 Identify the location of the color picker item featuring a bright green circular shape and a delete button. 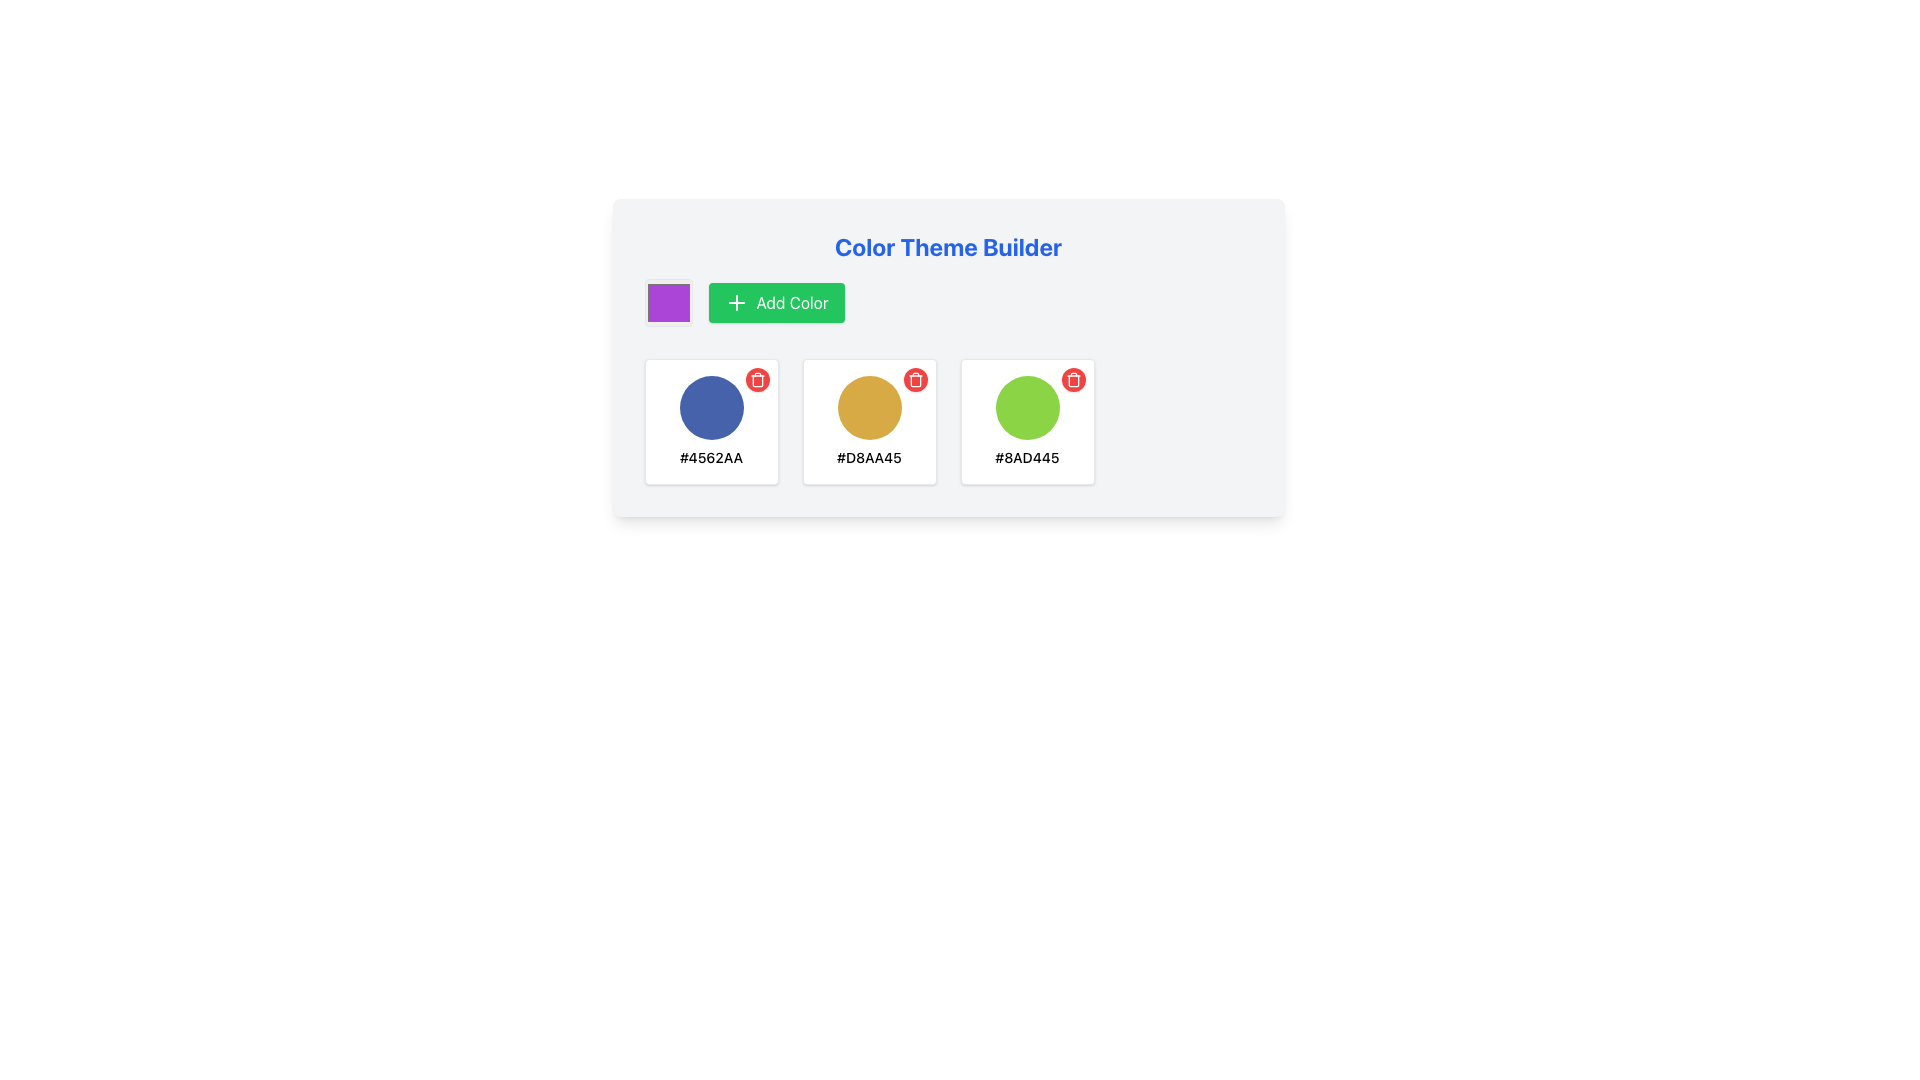
(1027, 420).